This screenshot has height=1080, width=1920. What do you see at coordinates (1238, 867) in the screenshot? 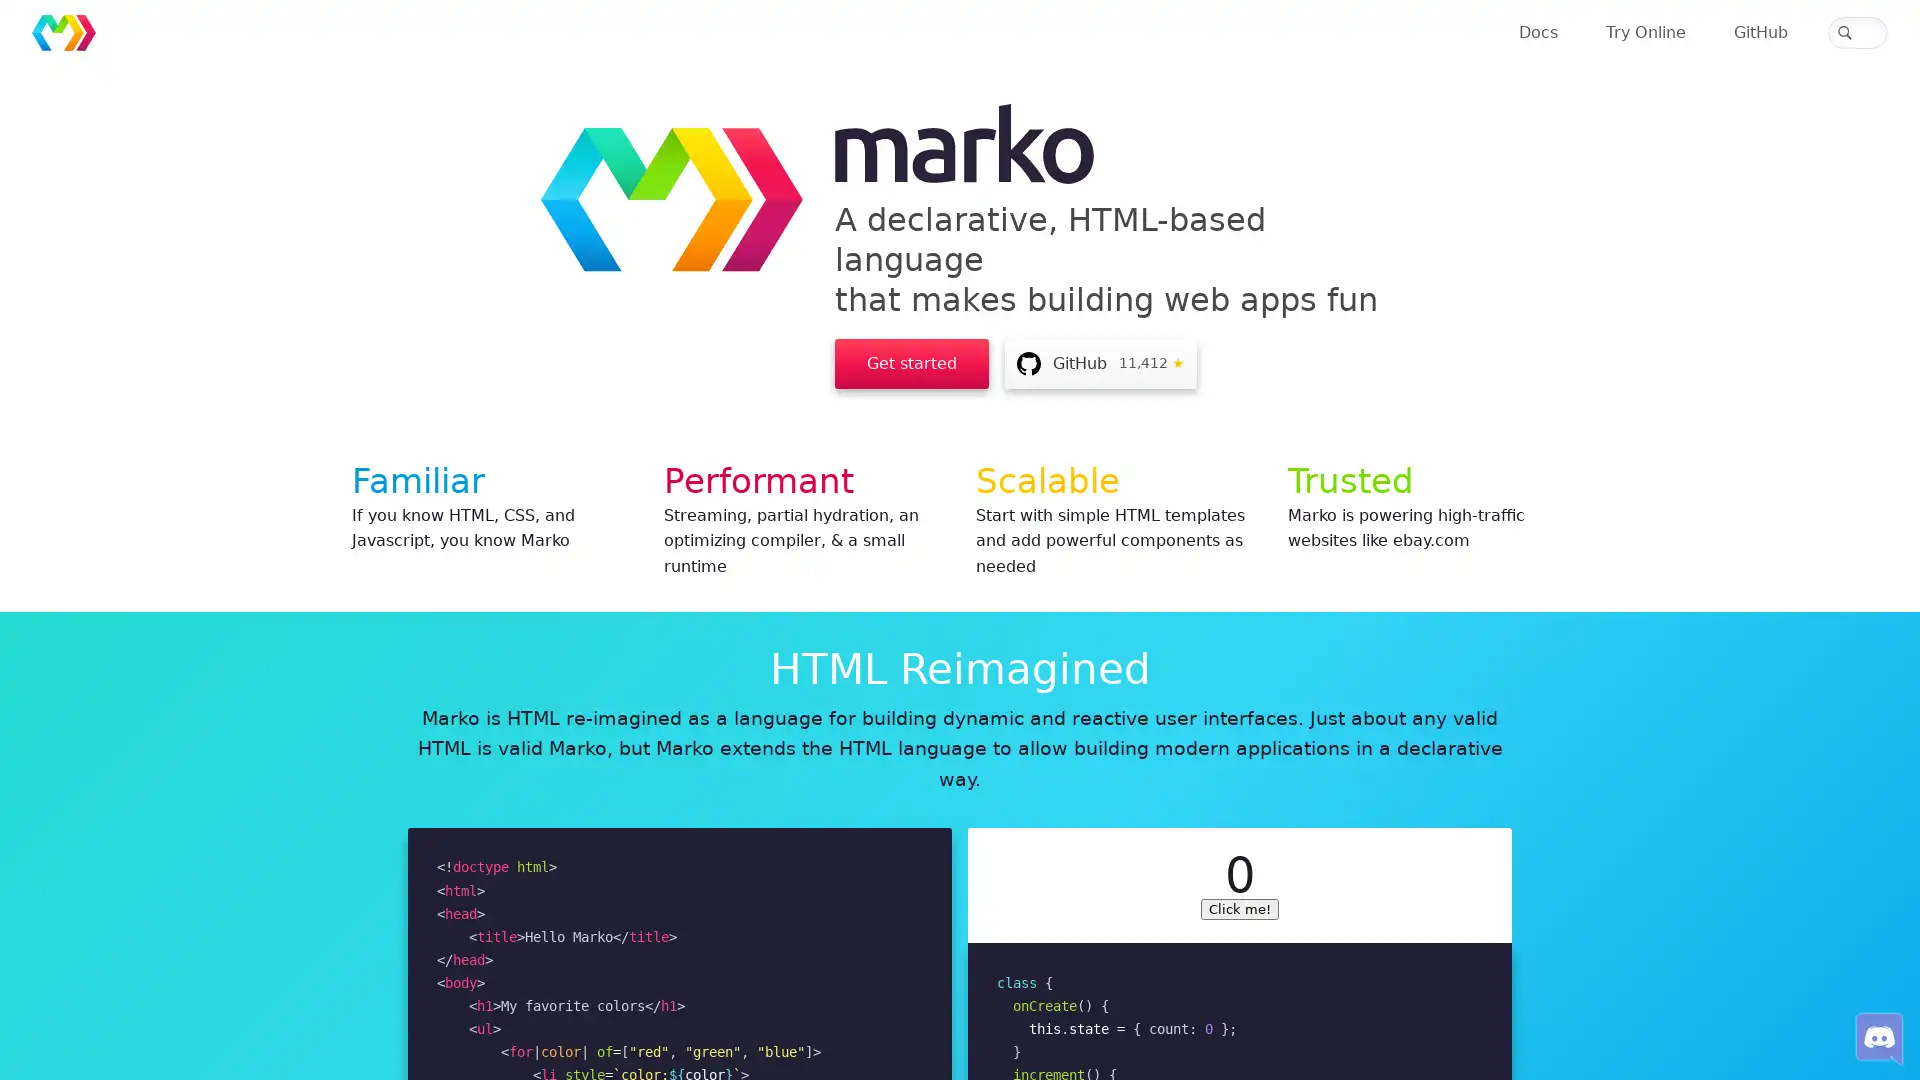
I see `Click me!` at bounding box center [1238, 867].